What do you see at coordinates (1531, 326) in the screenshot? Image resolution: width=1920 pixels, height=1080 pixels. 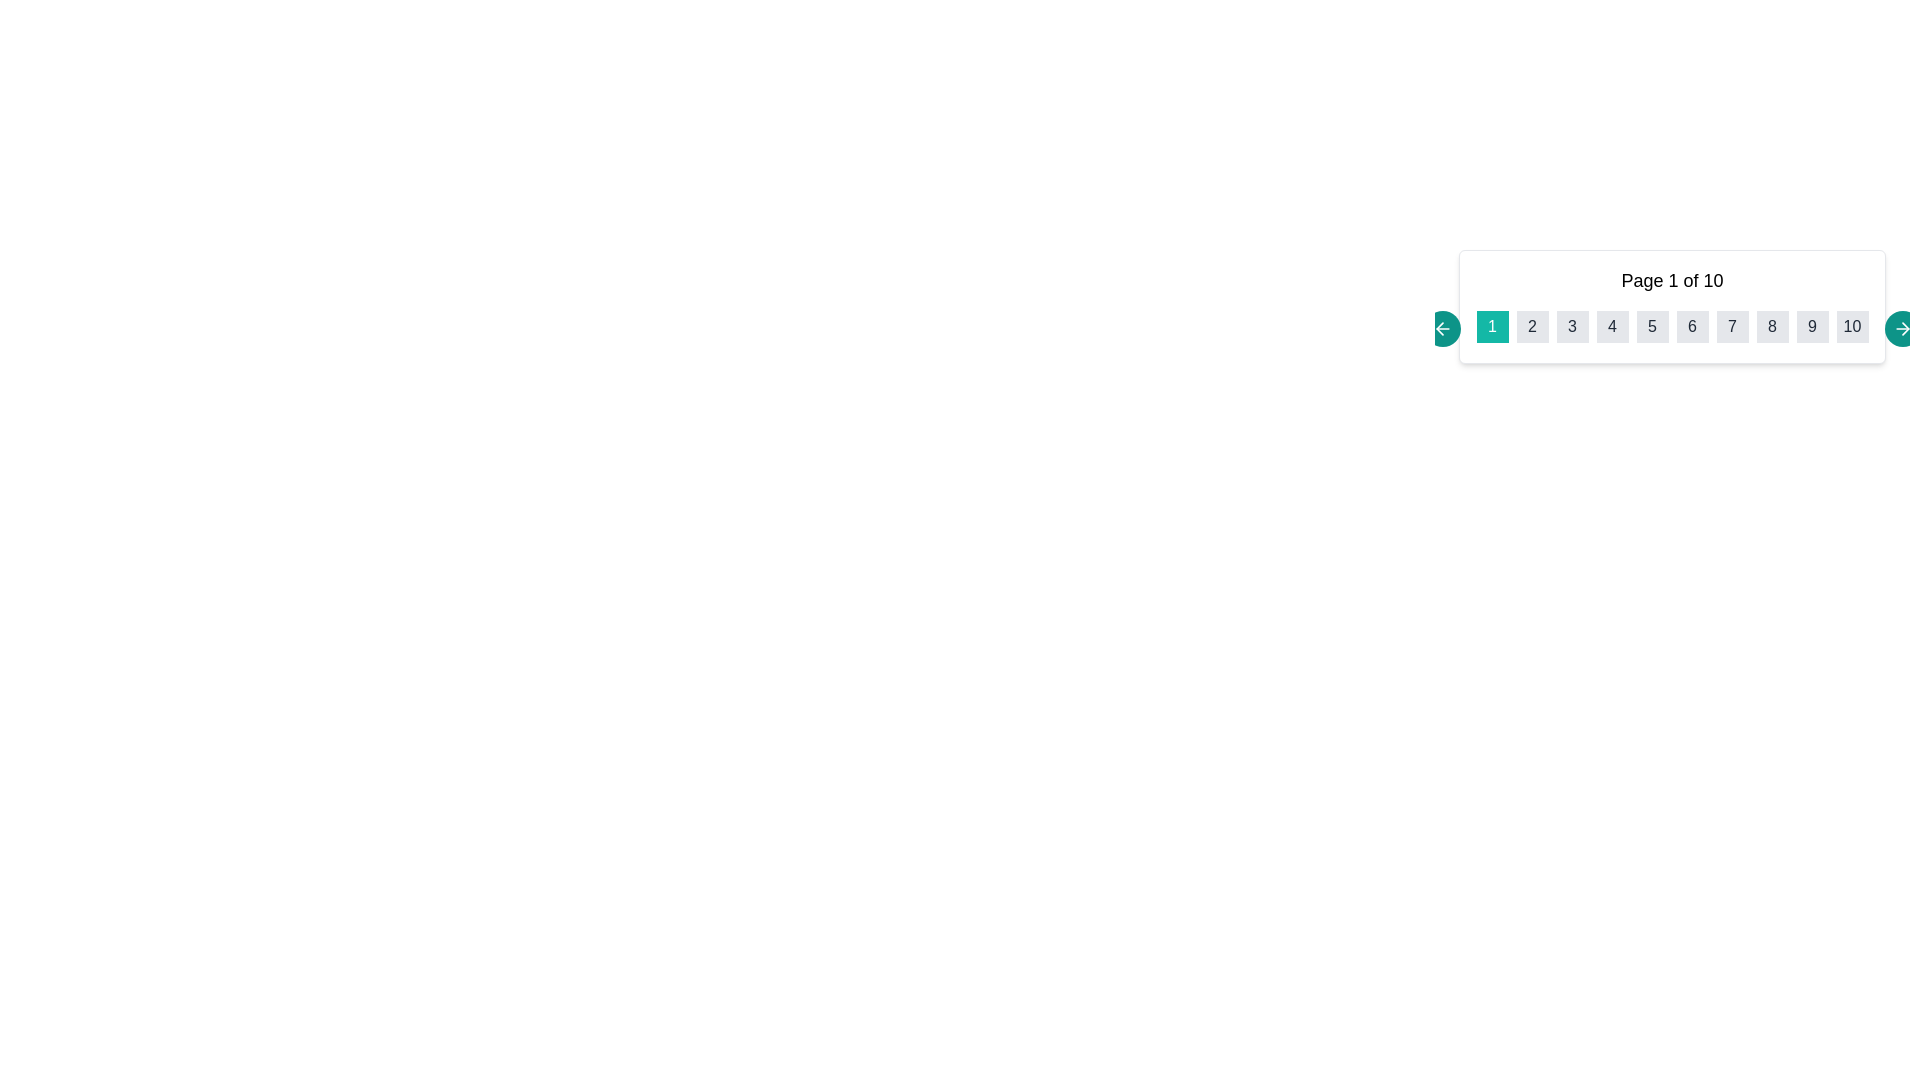 I see `the small square button with a gray background and the number '2' displayed in black font` at bounding box center [1531, 326].